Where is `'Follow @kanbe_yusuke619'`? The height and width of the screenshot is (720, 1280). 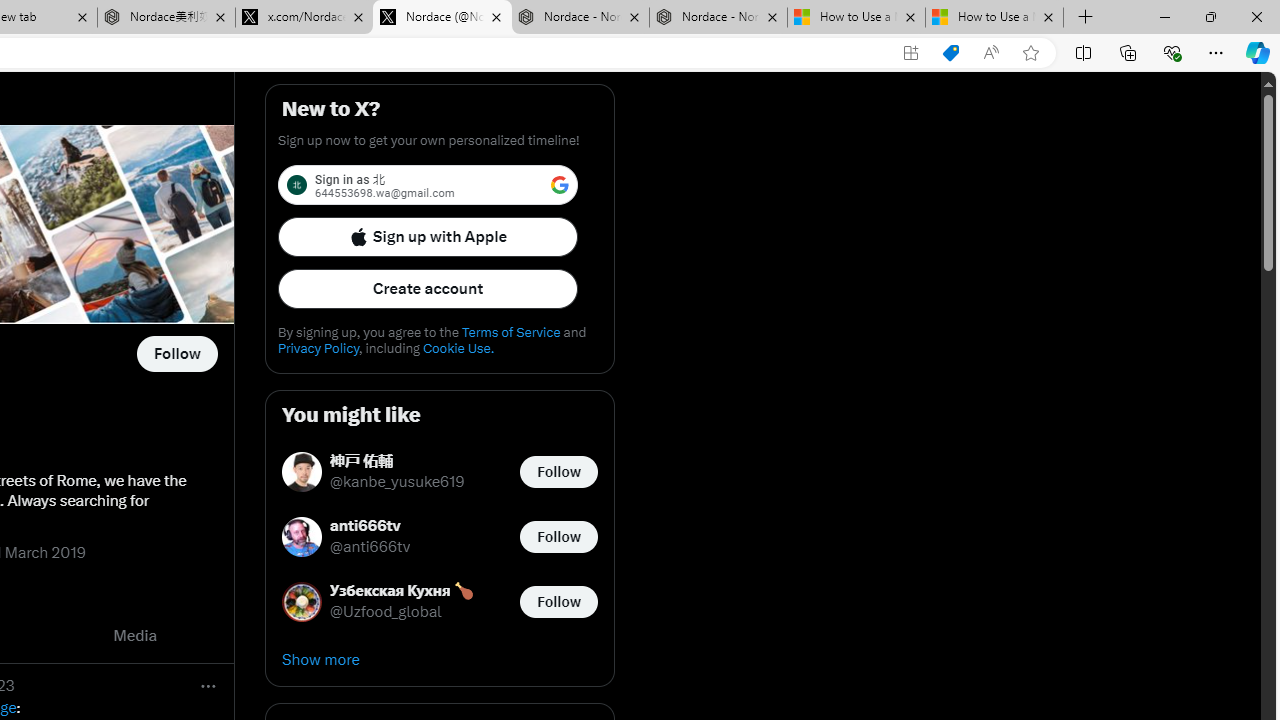
'Follow @kanbe_yusuke619' is located at coordinates (558, 471).